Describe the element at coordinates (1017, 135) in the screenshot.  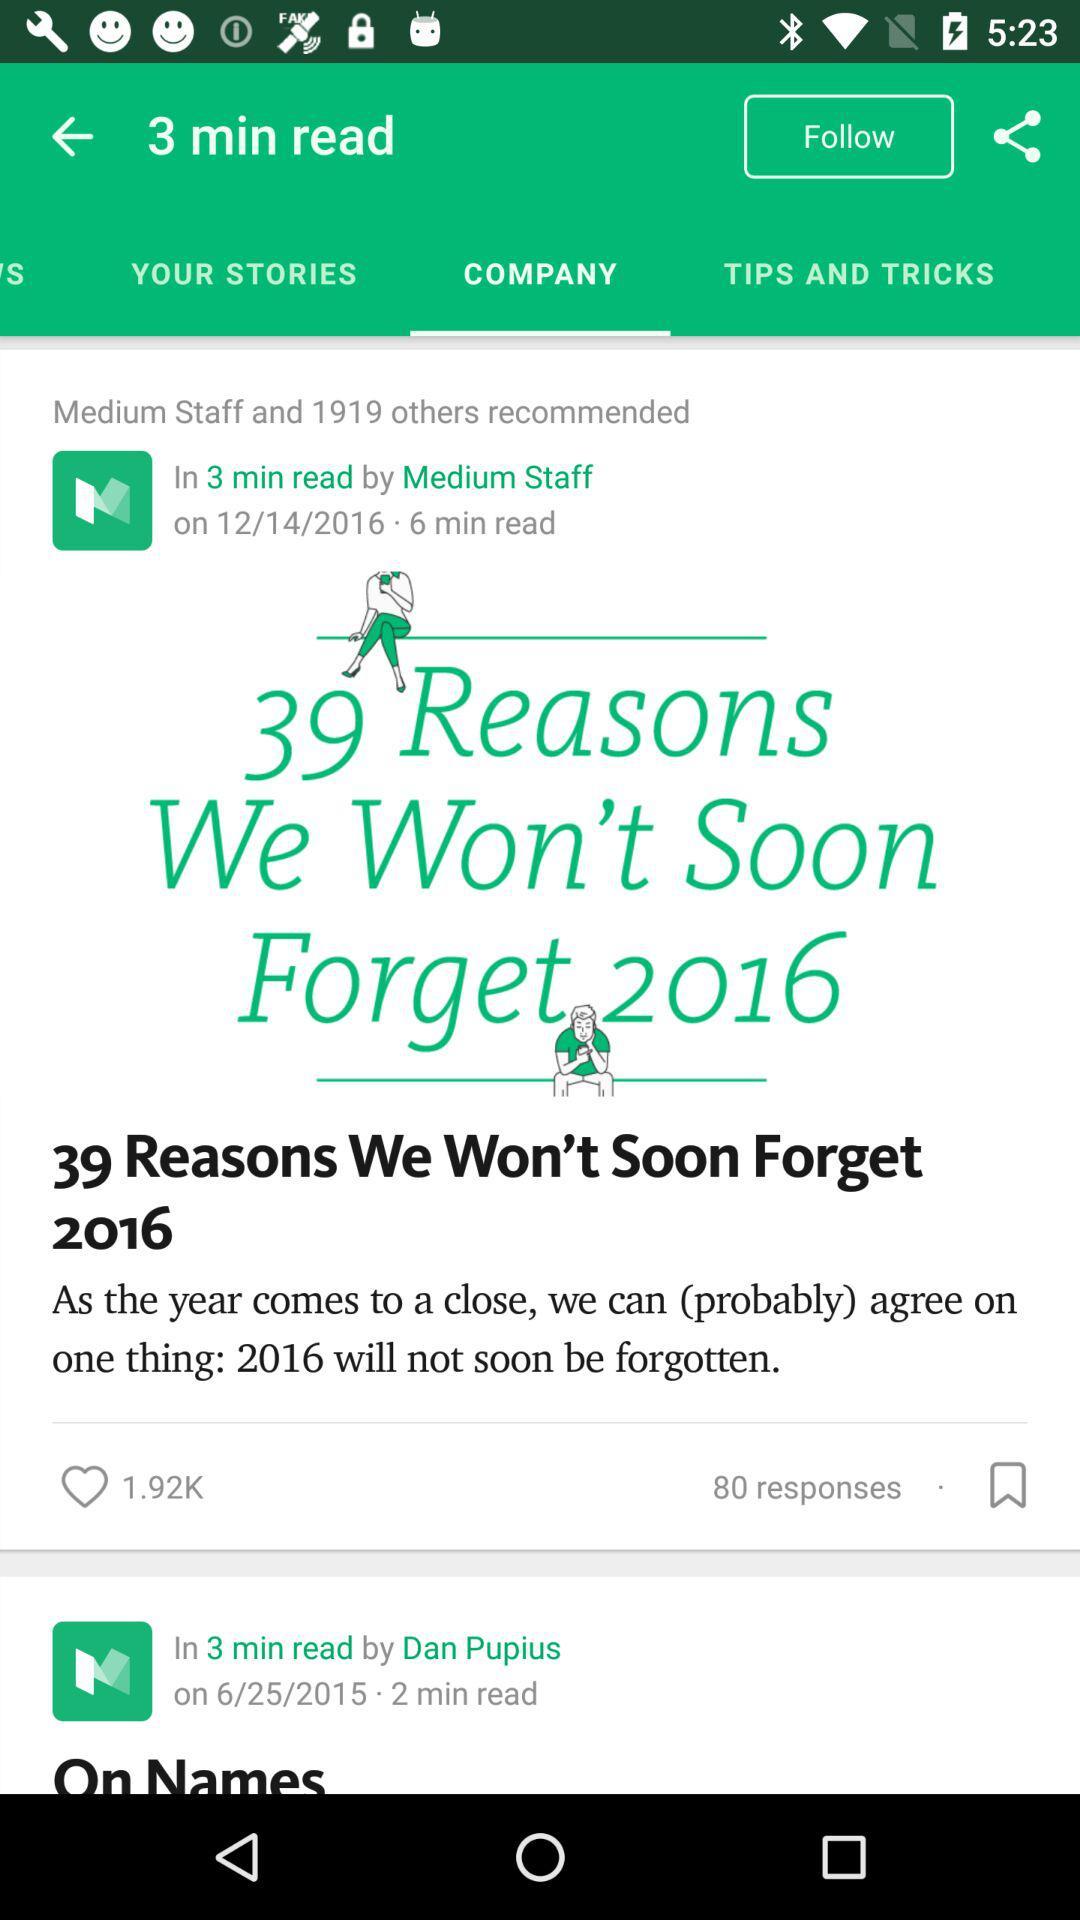
I see `the share icon positioned at the top right corner` at that location.